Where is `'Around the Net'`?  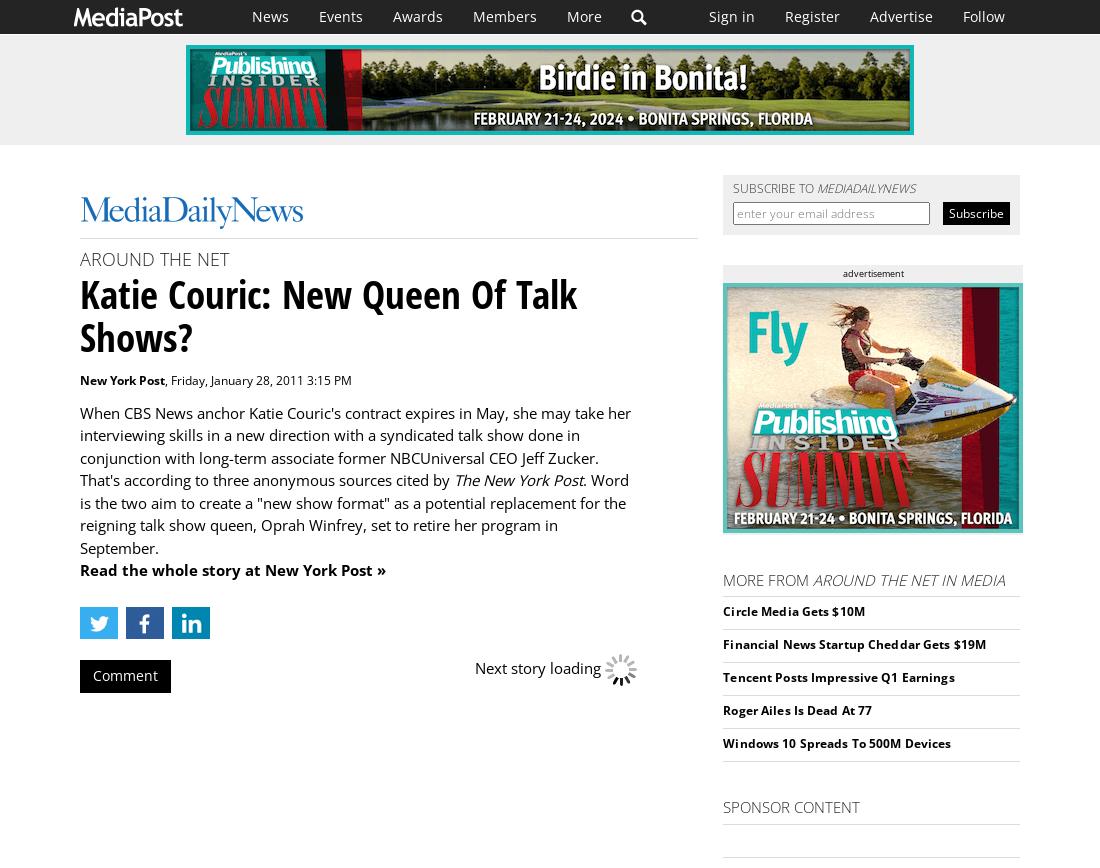 'Around the Net' is located at coordinates (153, 259).